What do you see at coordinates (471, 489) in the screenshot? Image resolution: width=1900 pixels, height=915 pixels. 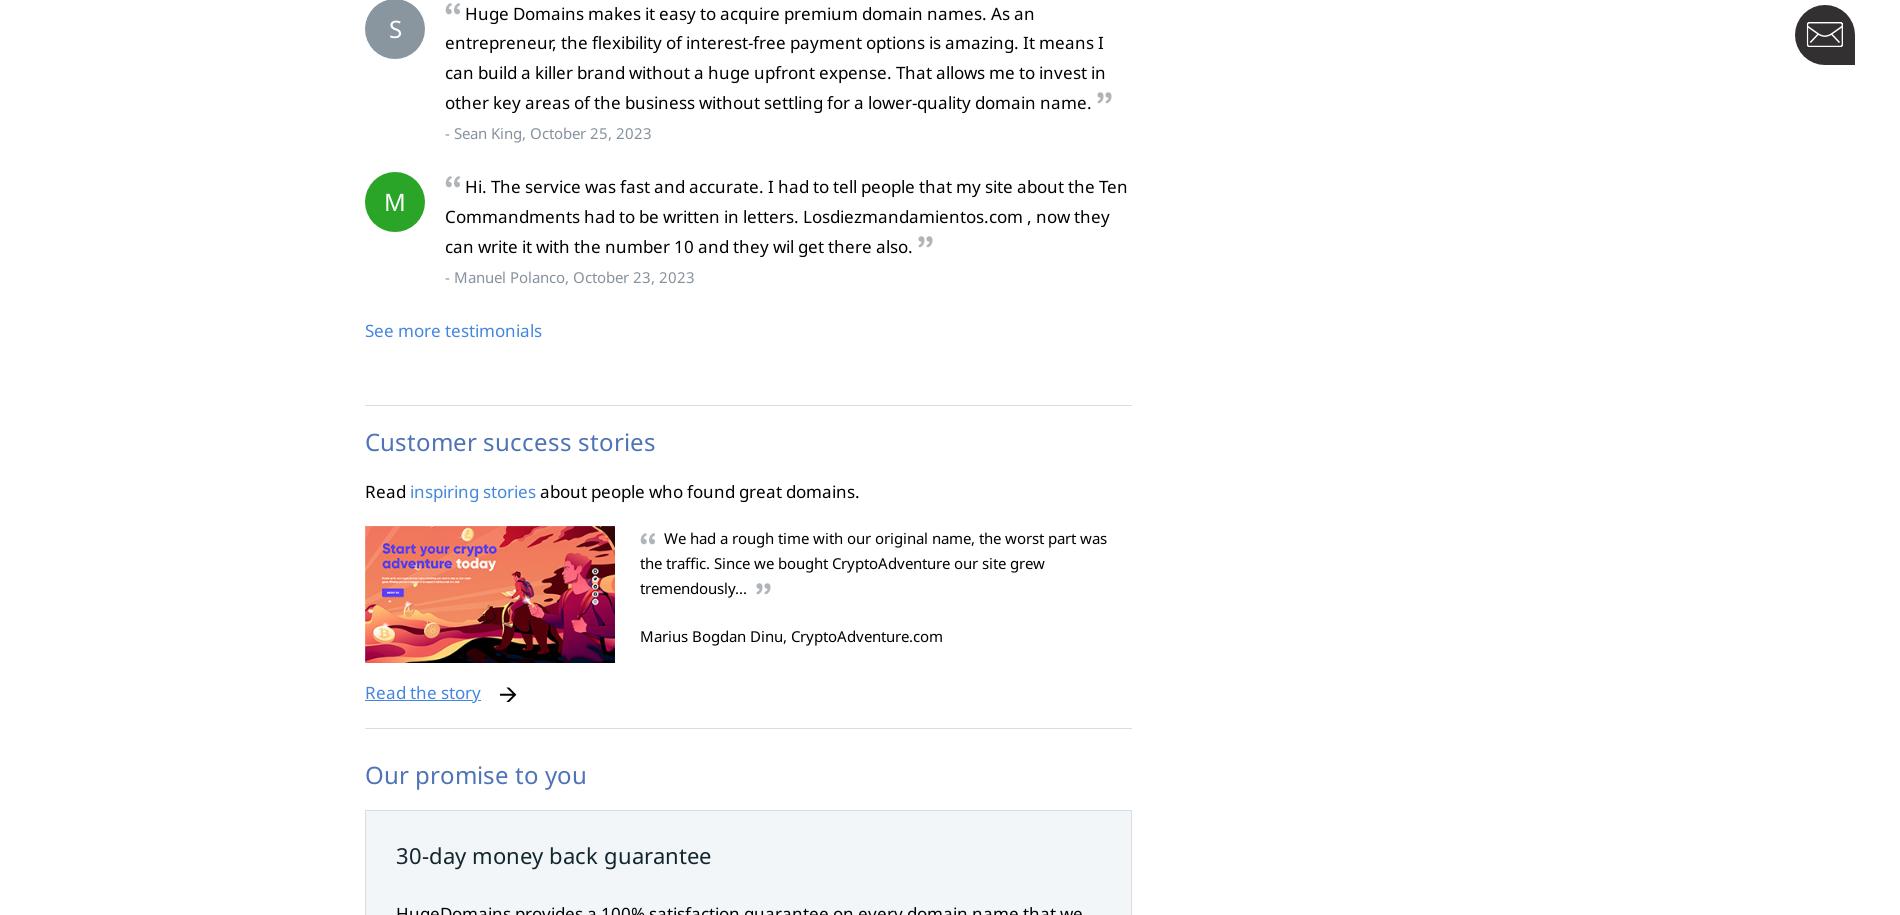 I see `'inspiring stories'` at bounding box center [471, 489].